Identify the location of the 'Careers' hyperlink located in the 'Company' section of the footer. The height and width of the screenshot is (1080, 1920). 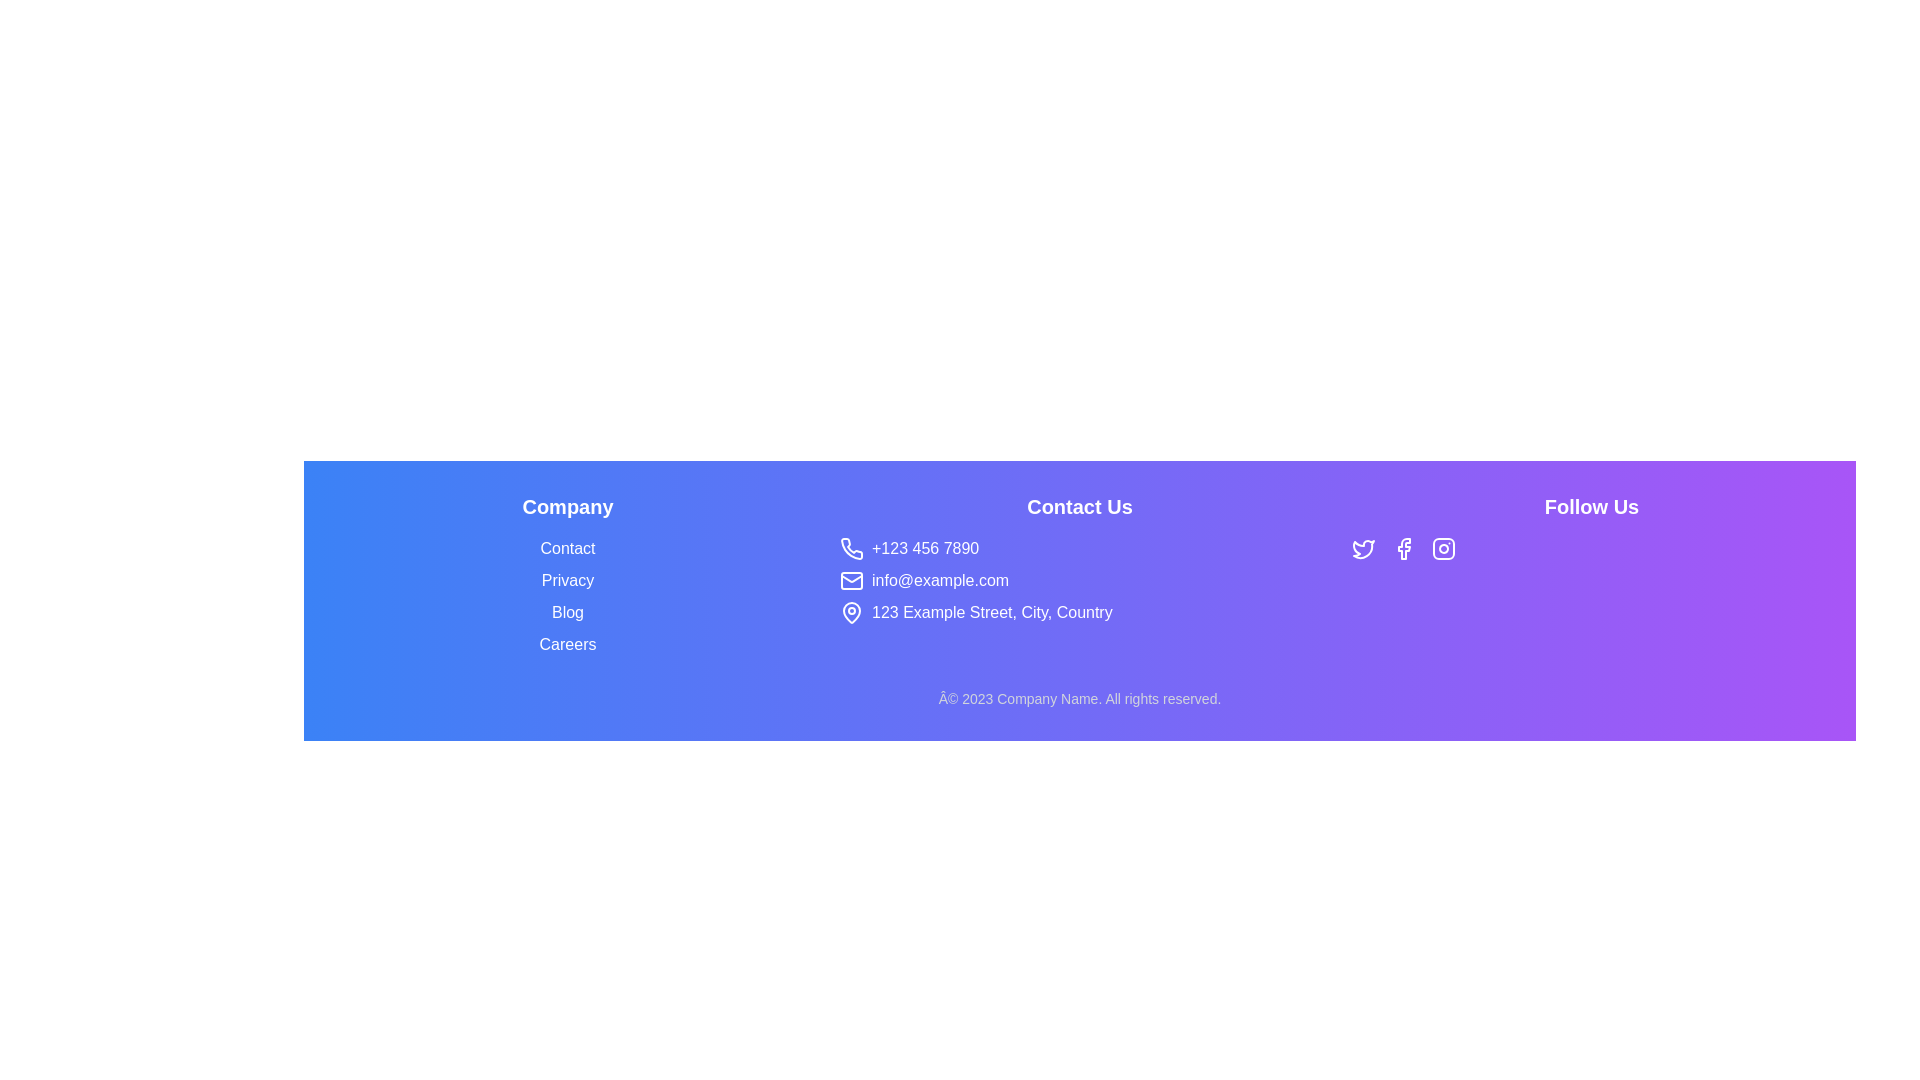
(566, 644).